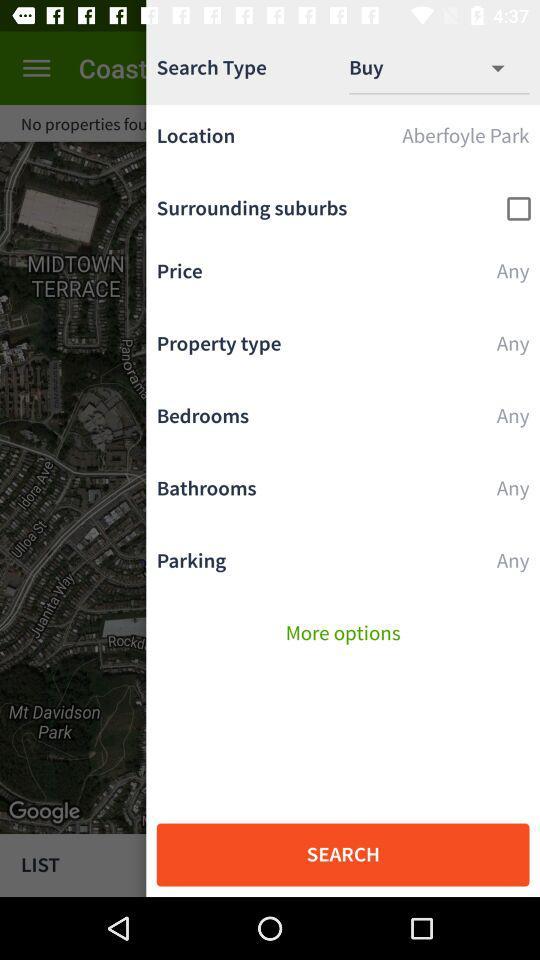 This screenshot has width=540, height=960. I want to click on the star icon, so click(510, 122).